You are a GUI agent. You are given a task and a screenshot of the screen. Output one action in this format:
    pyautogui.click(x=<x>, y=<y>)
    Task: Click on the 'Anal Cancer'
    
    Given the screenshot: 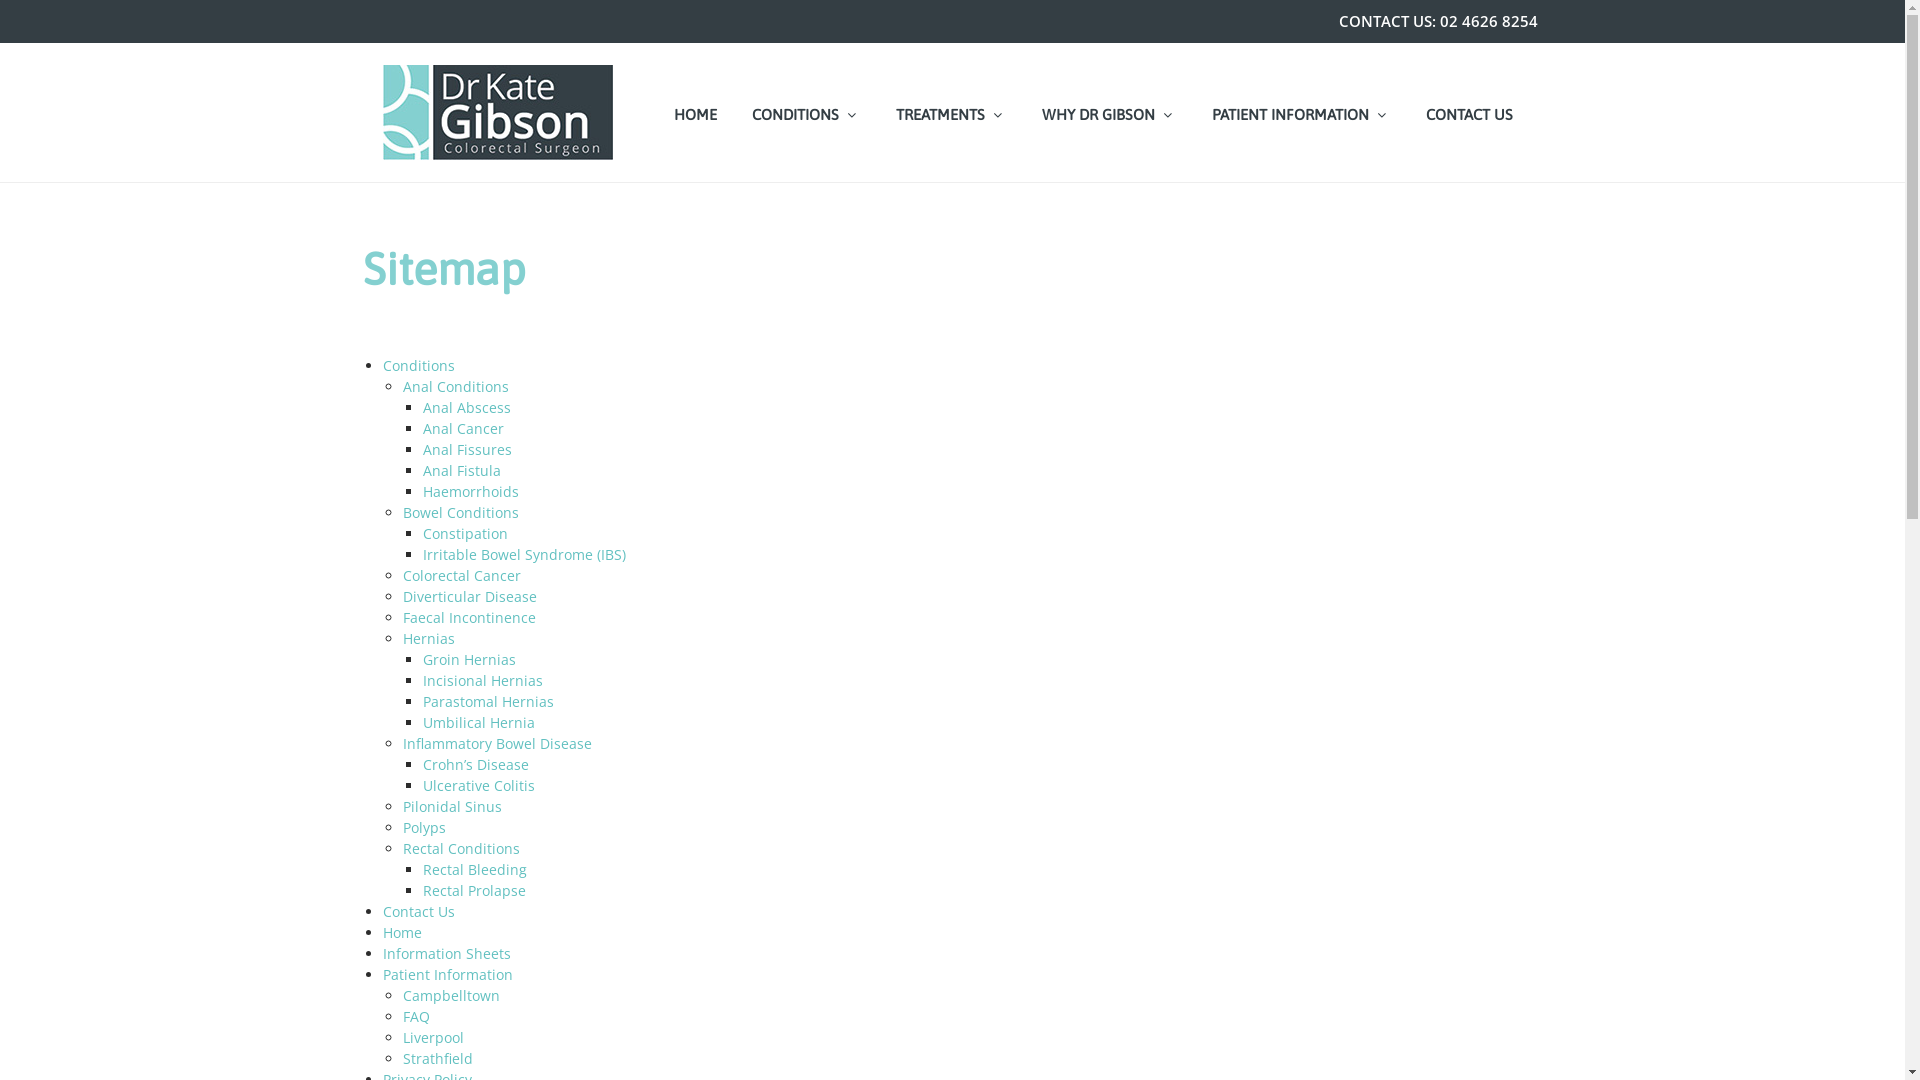 What is the action you would take?
    pyautogui.click(x=461, y=427)
    